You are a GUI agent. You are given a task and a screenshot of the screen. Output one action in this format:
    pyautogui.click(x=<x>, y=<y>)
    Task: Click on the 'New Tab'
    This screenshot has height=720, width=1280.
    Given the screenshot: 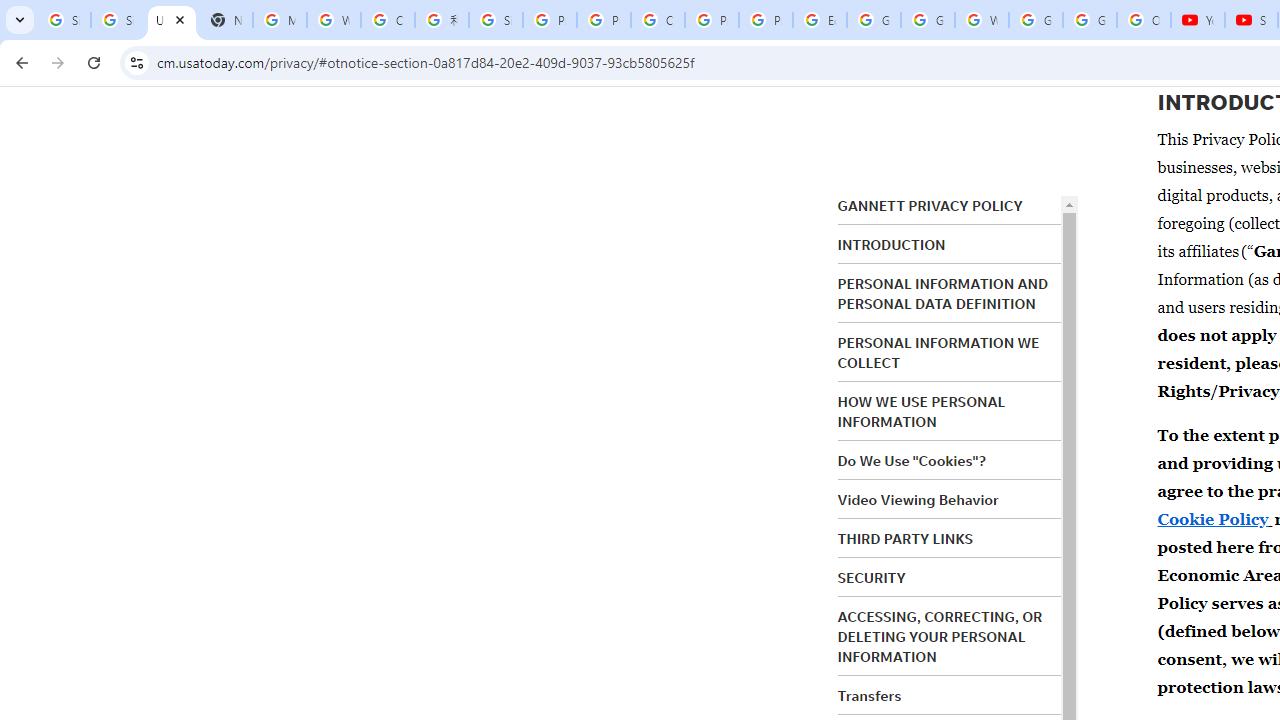 What is the action you would take?
    pyautogui.click(x=225, y=20)
    